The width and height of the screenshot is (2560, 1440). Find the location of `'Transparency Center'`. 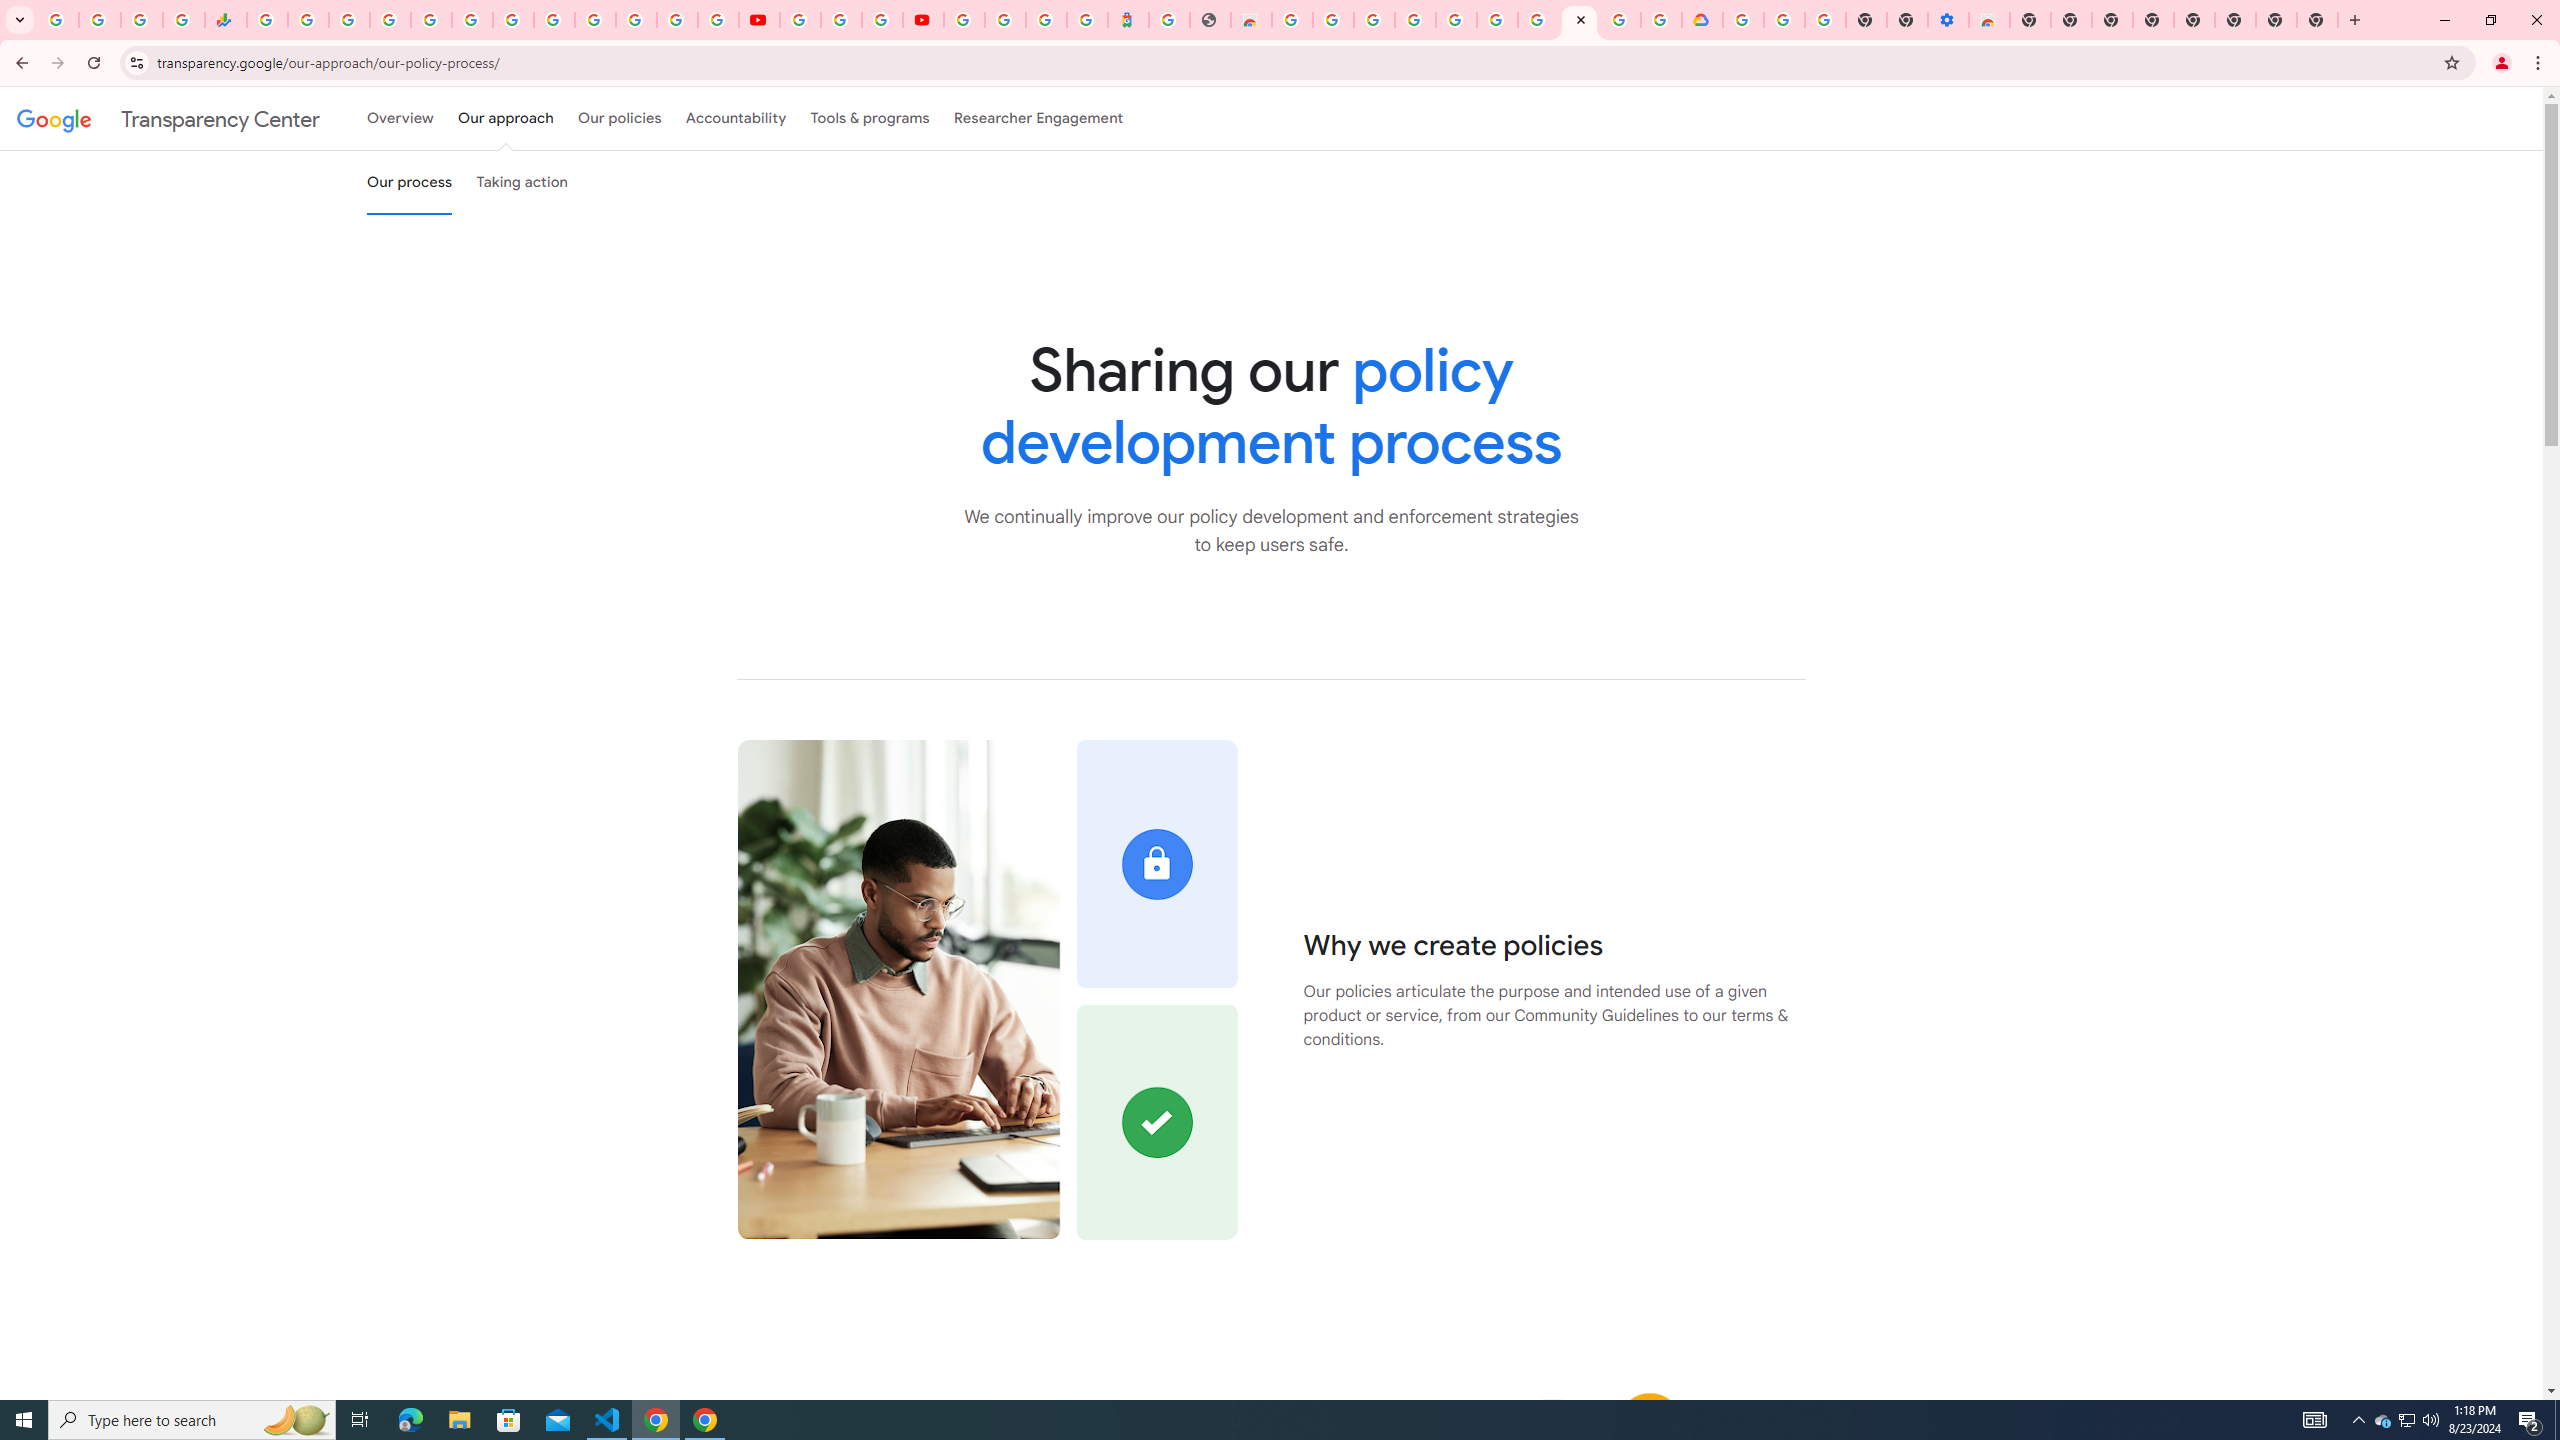

'Transparency Center' is located at coordinates (167, 118).